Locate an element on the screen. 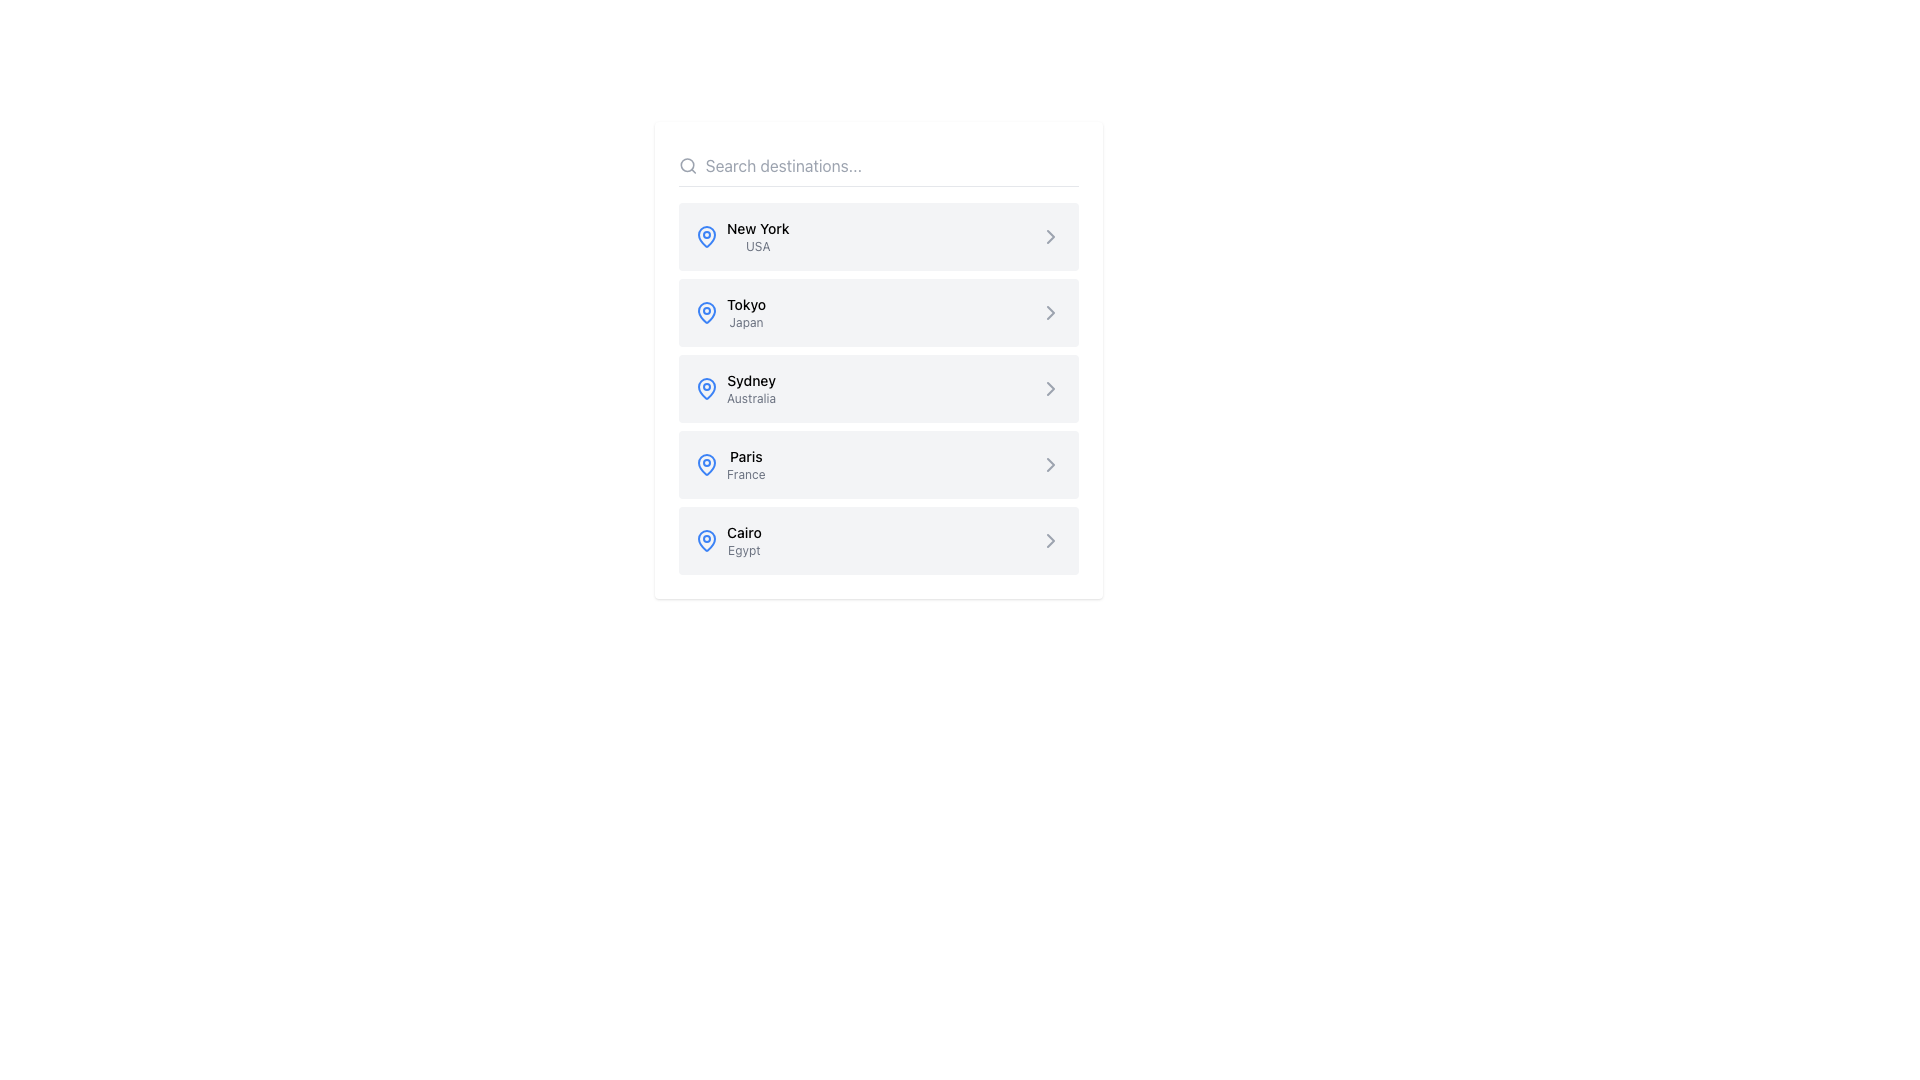 This screenshot has height=1080, width=1920. the text label reading 'France' which is displayed in light gray font beneath the 'Paris' label in the destination selection list is located at coordinates (745, 474).